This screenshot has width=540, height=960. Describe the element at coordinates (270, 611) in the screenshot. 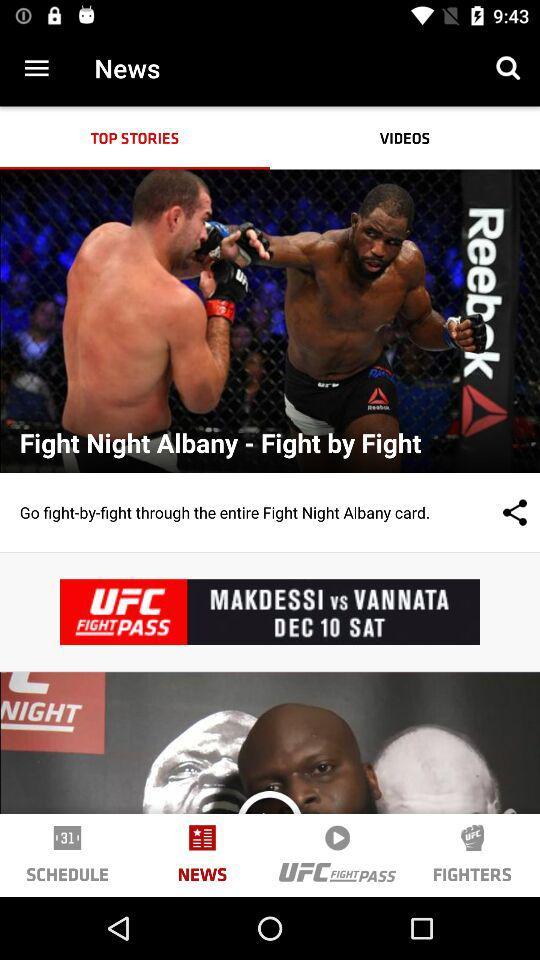

I see `ufc fight pass makdessi vs vannata dec 10 sat` at that location.